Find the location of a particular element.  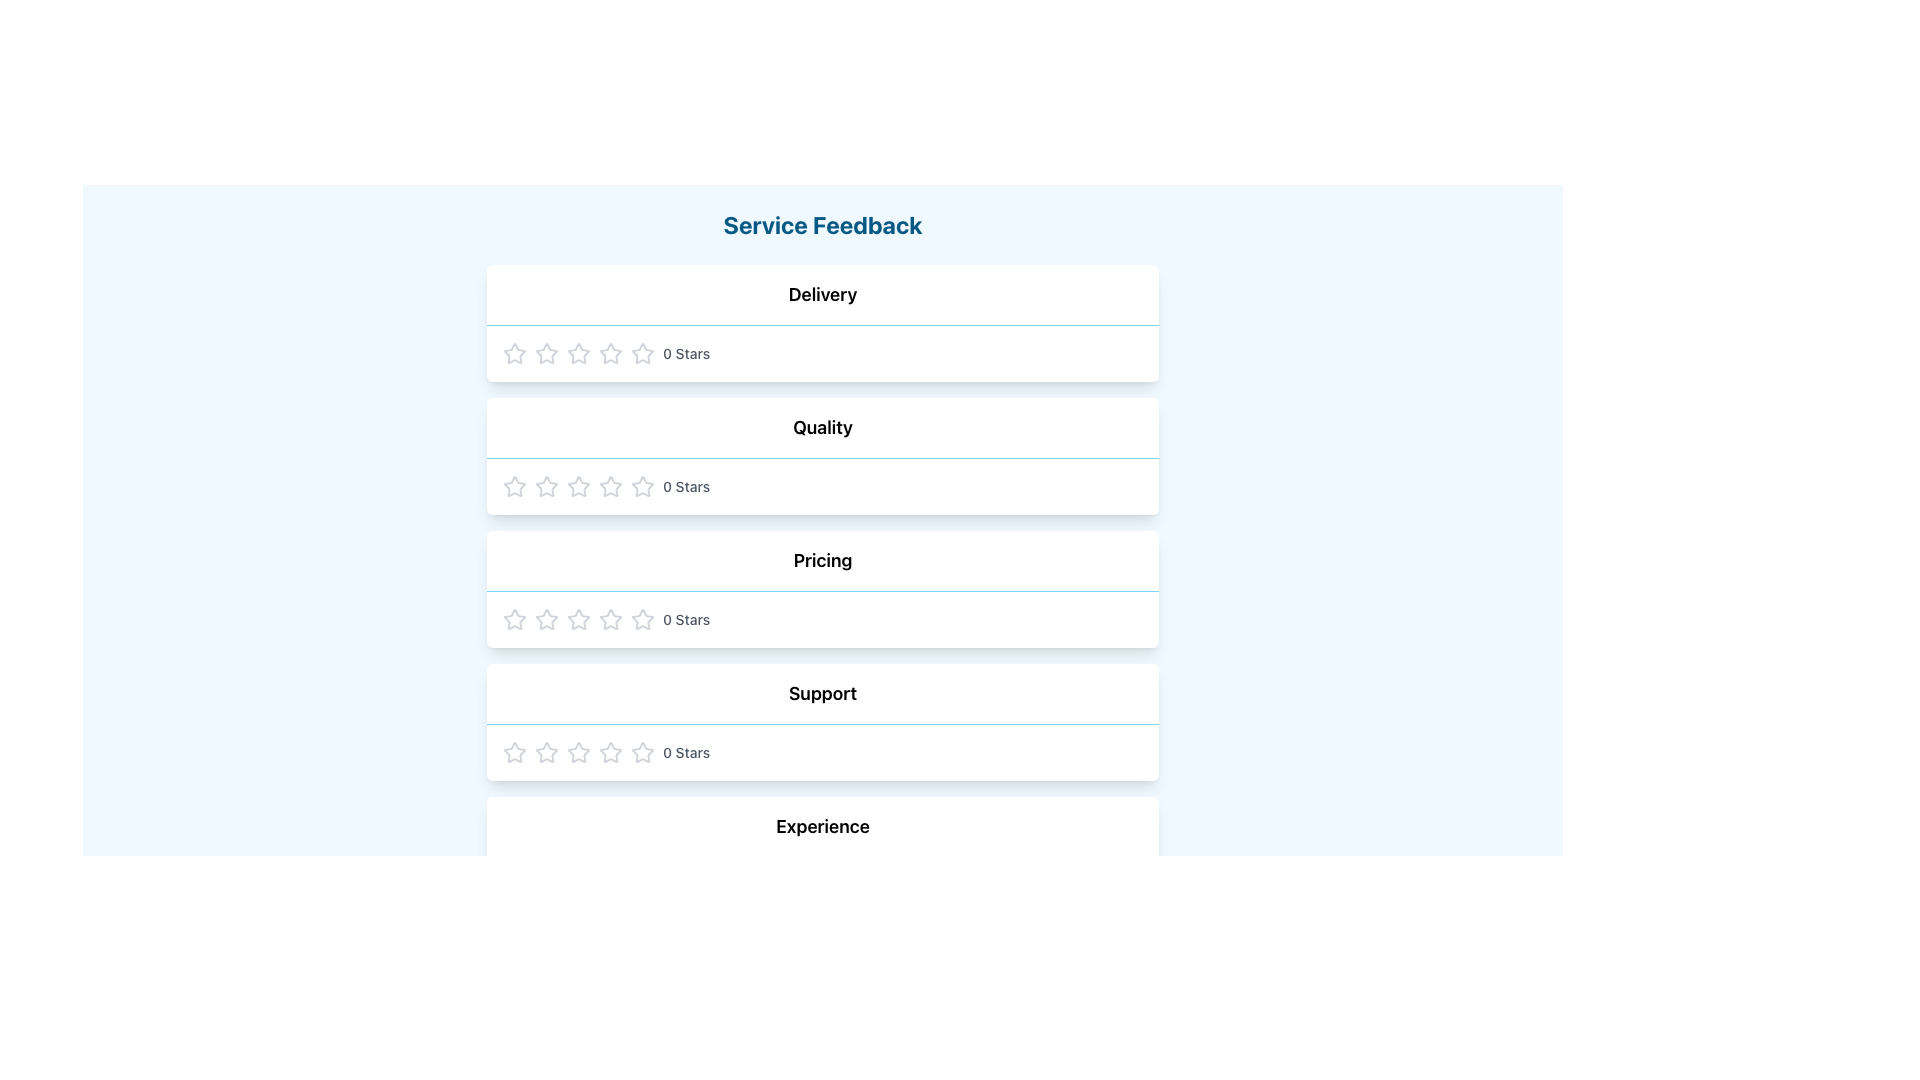

the first hollow star icon is located at coordinates (514, 486).